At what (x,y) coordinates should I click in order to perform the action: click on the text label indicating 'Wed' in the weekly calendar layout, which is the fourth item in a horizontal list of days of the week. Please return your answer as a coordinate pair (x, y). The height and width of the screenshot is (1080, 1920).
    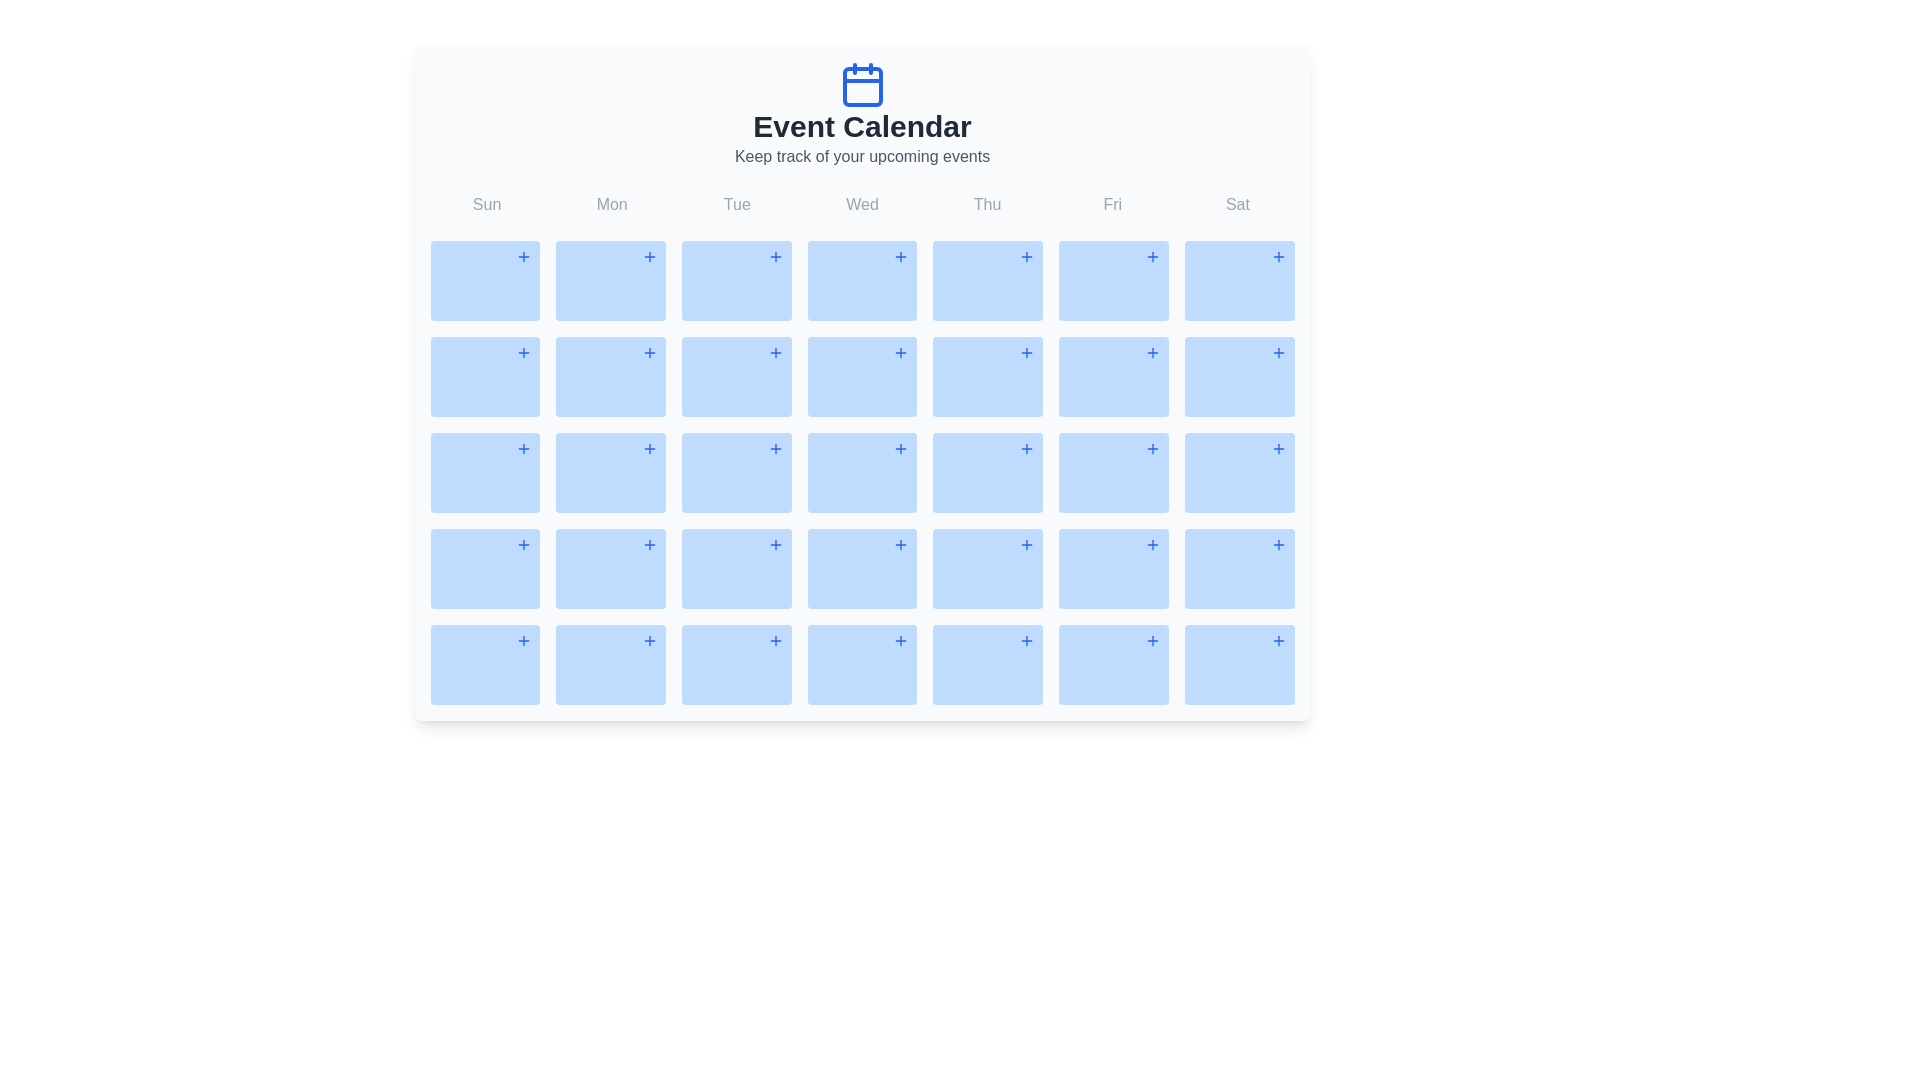
    Looking at the image, I should click on (862, 204).